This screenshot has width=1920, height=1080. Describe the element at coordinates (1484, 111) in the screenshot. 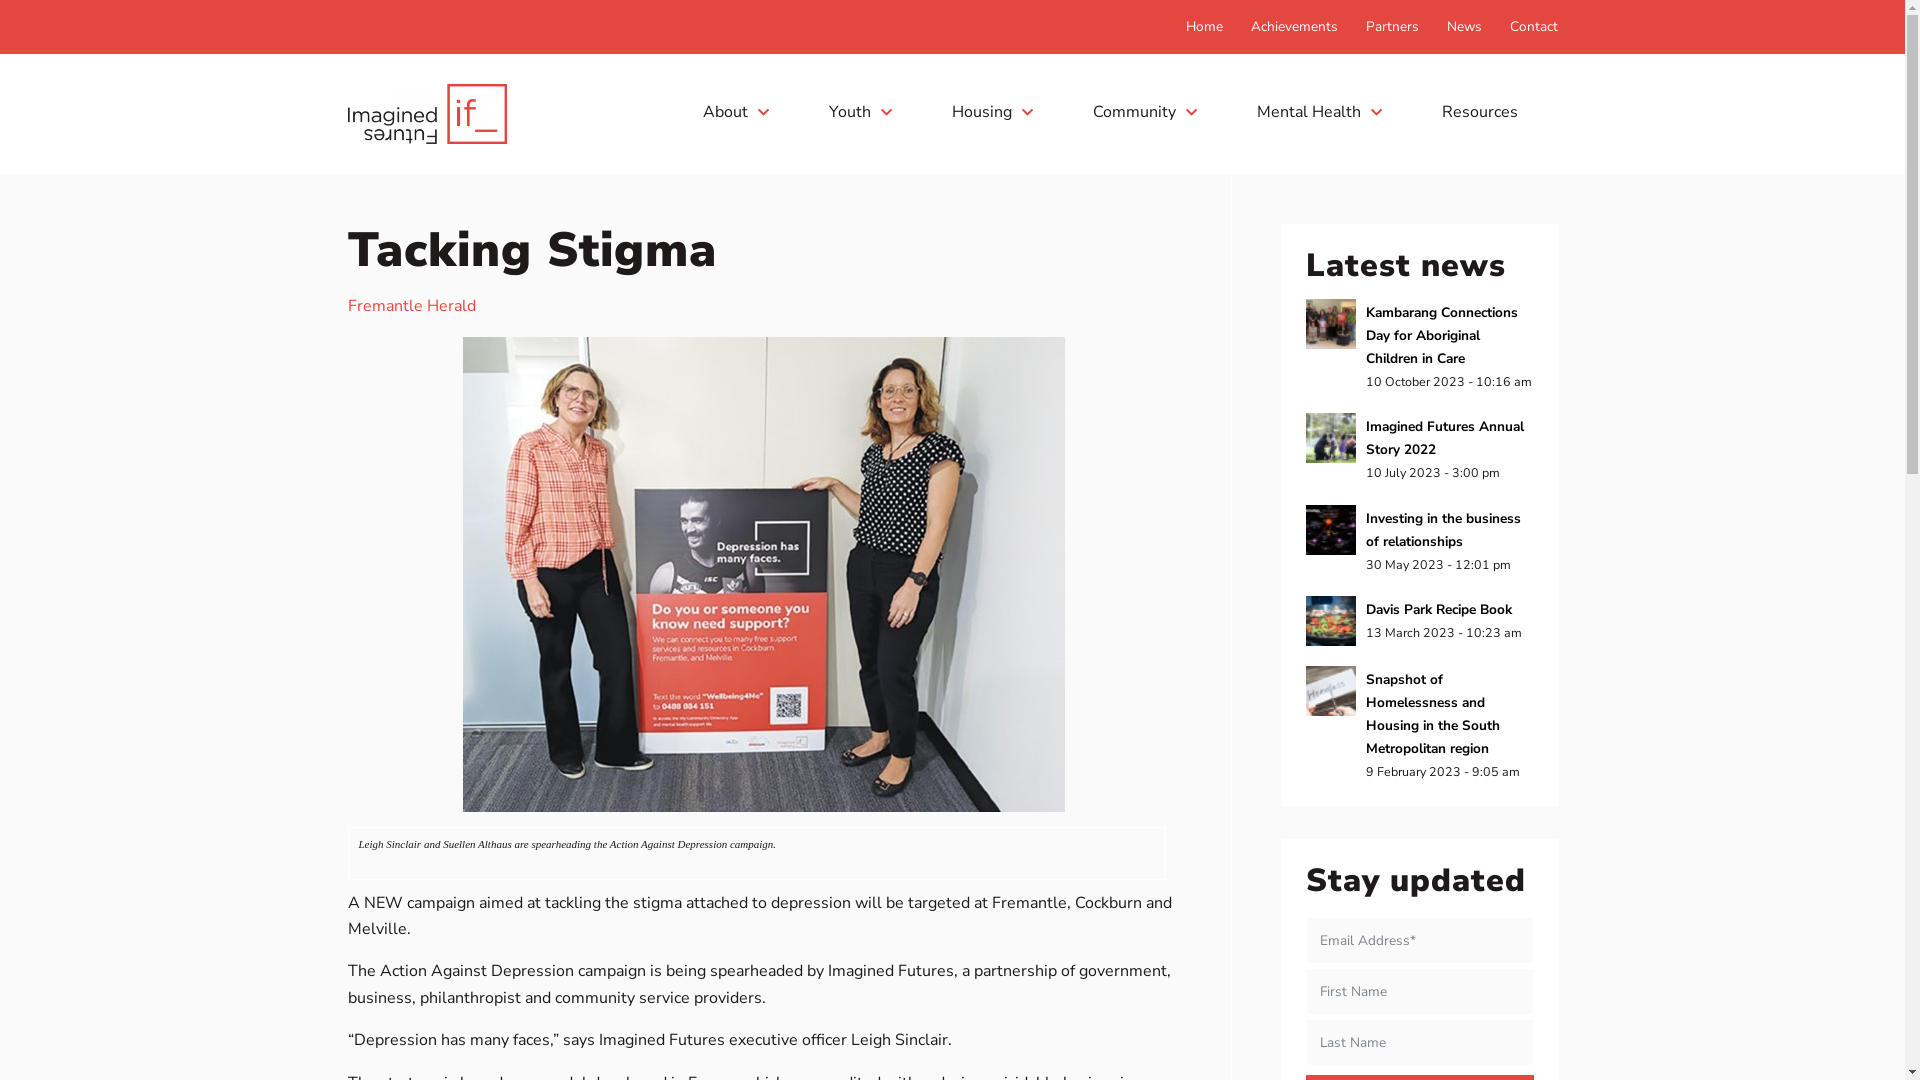

I see `'Resources'` at that location.